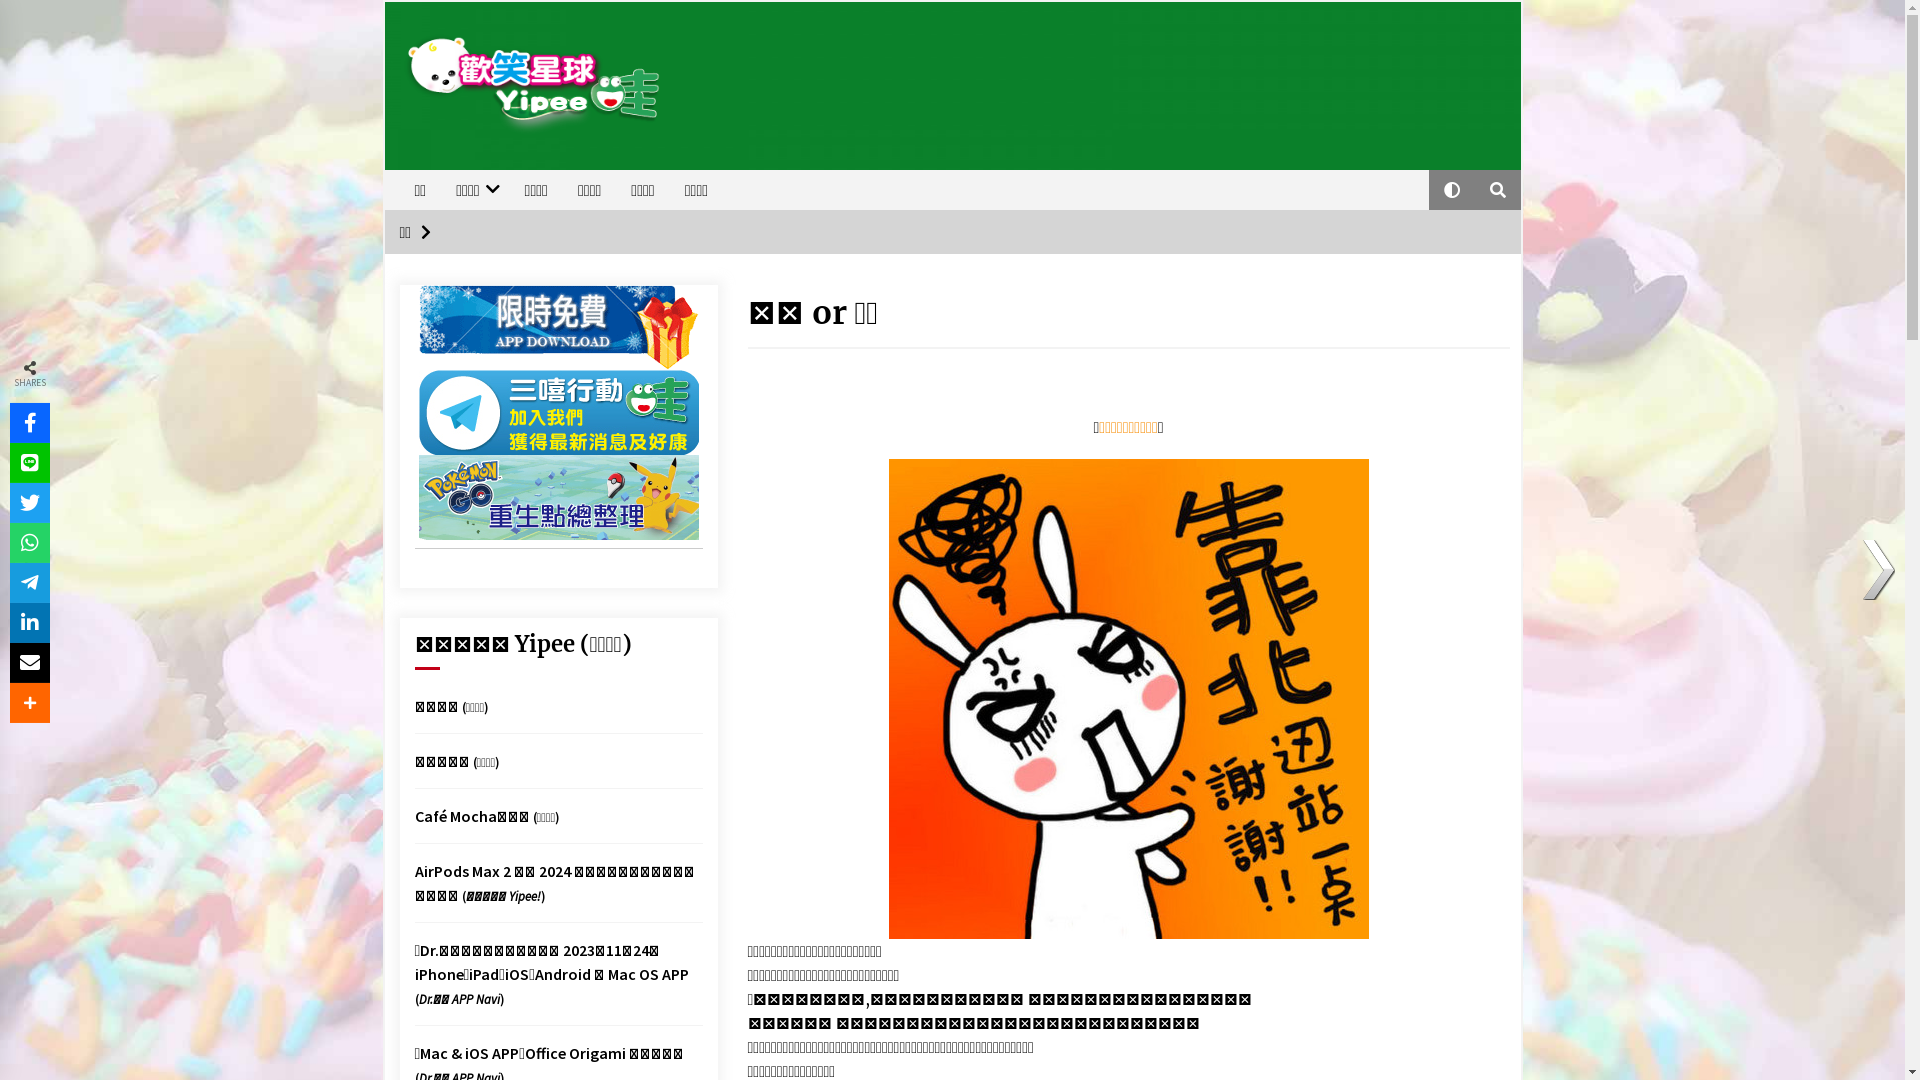  I want to click on 'More share links', so click(9, 701).